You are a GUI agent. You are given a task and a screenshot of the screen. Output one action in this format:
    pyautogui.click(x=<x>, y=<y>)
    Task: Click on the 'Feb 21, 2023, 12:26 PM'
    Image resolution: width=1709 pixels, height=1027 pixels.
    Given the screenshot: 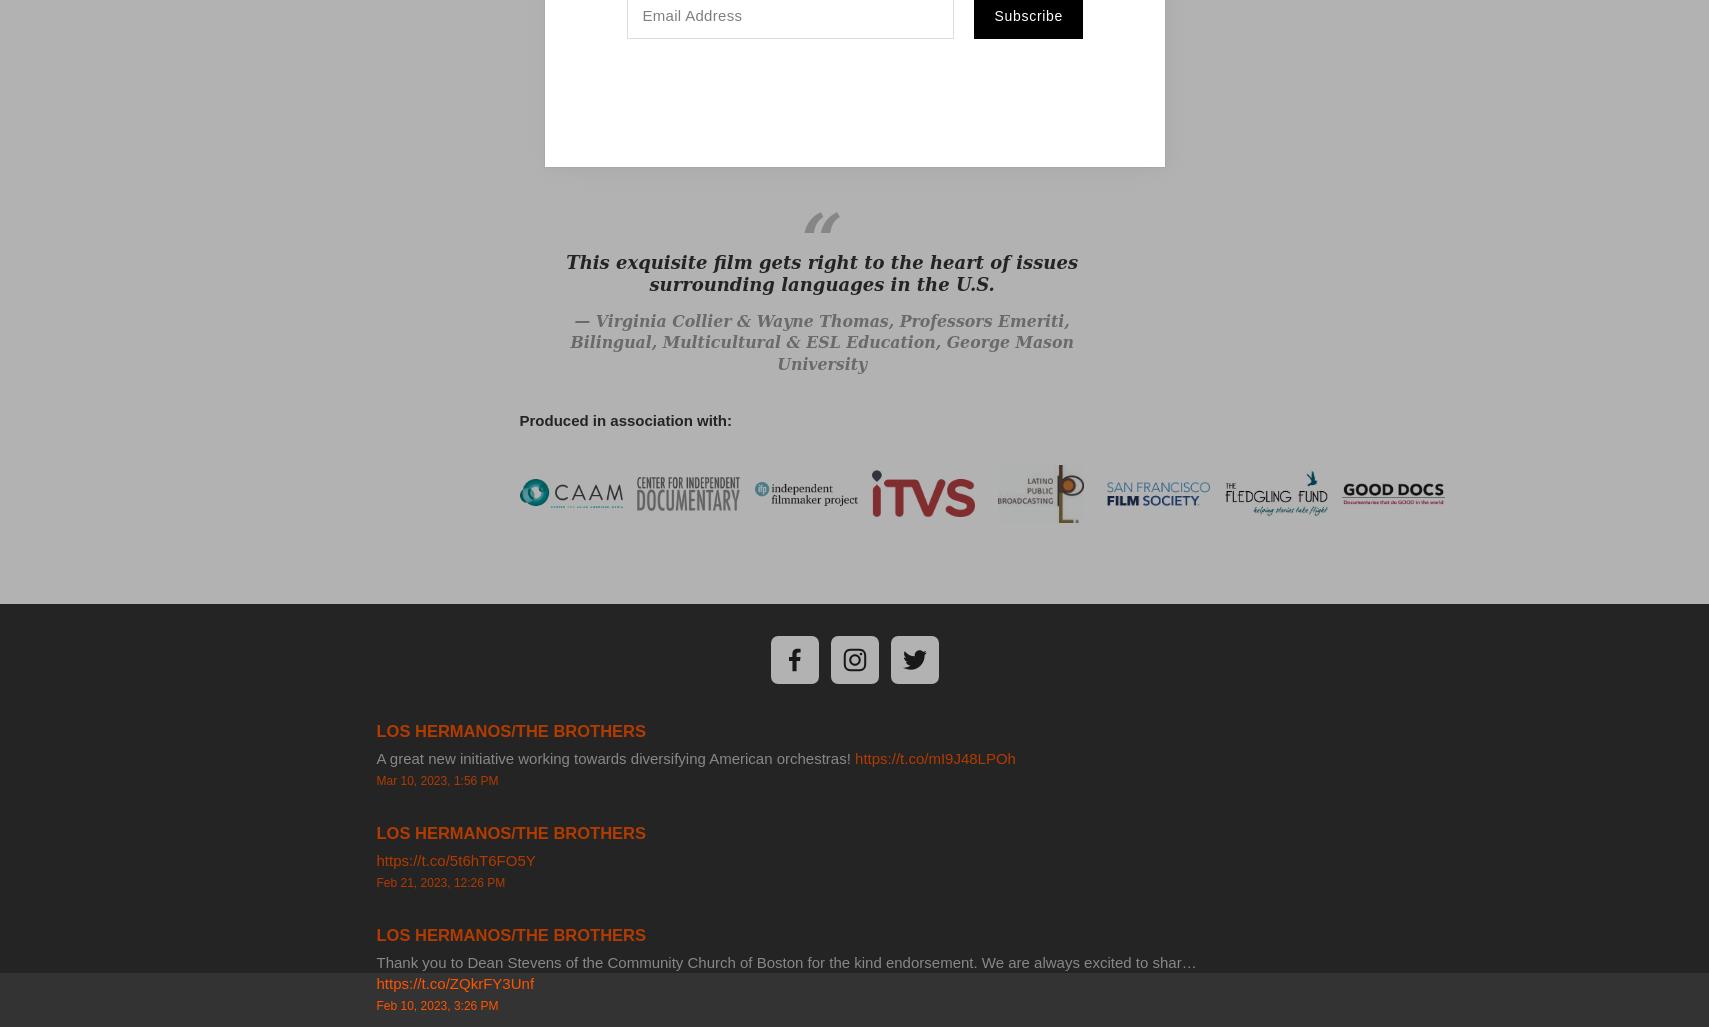 What is the action you would take?
    pyautogui.click(x=439, y=880)
    